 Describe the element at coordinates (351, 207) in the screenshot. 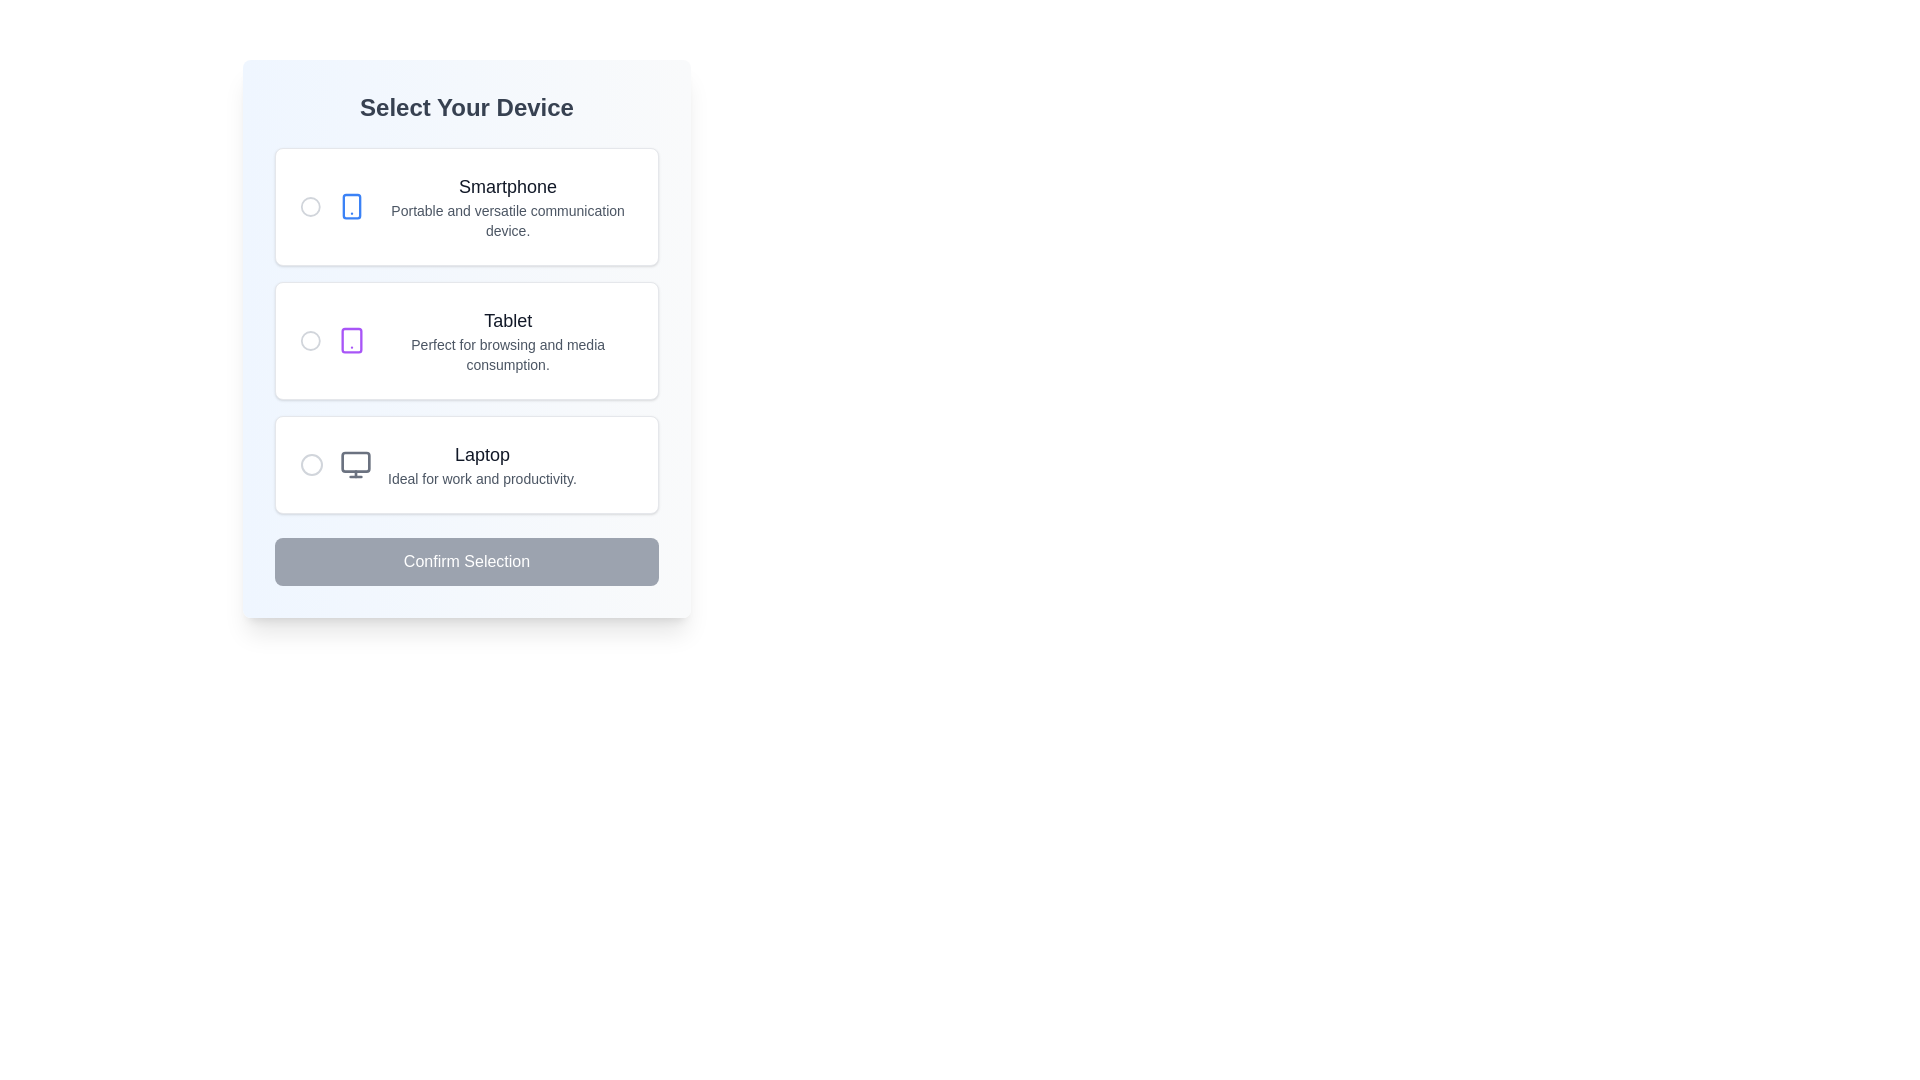

I see `the smartphone icon located to the right of the radiobutton for the 'Smartphone' option in the list` at that location.